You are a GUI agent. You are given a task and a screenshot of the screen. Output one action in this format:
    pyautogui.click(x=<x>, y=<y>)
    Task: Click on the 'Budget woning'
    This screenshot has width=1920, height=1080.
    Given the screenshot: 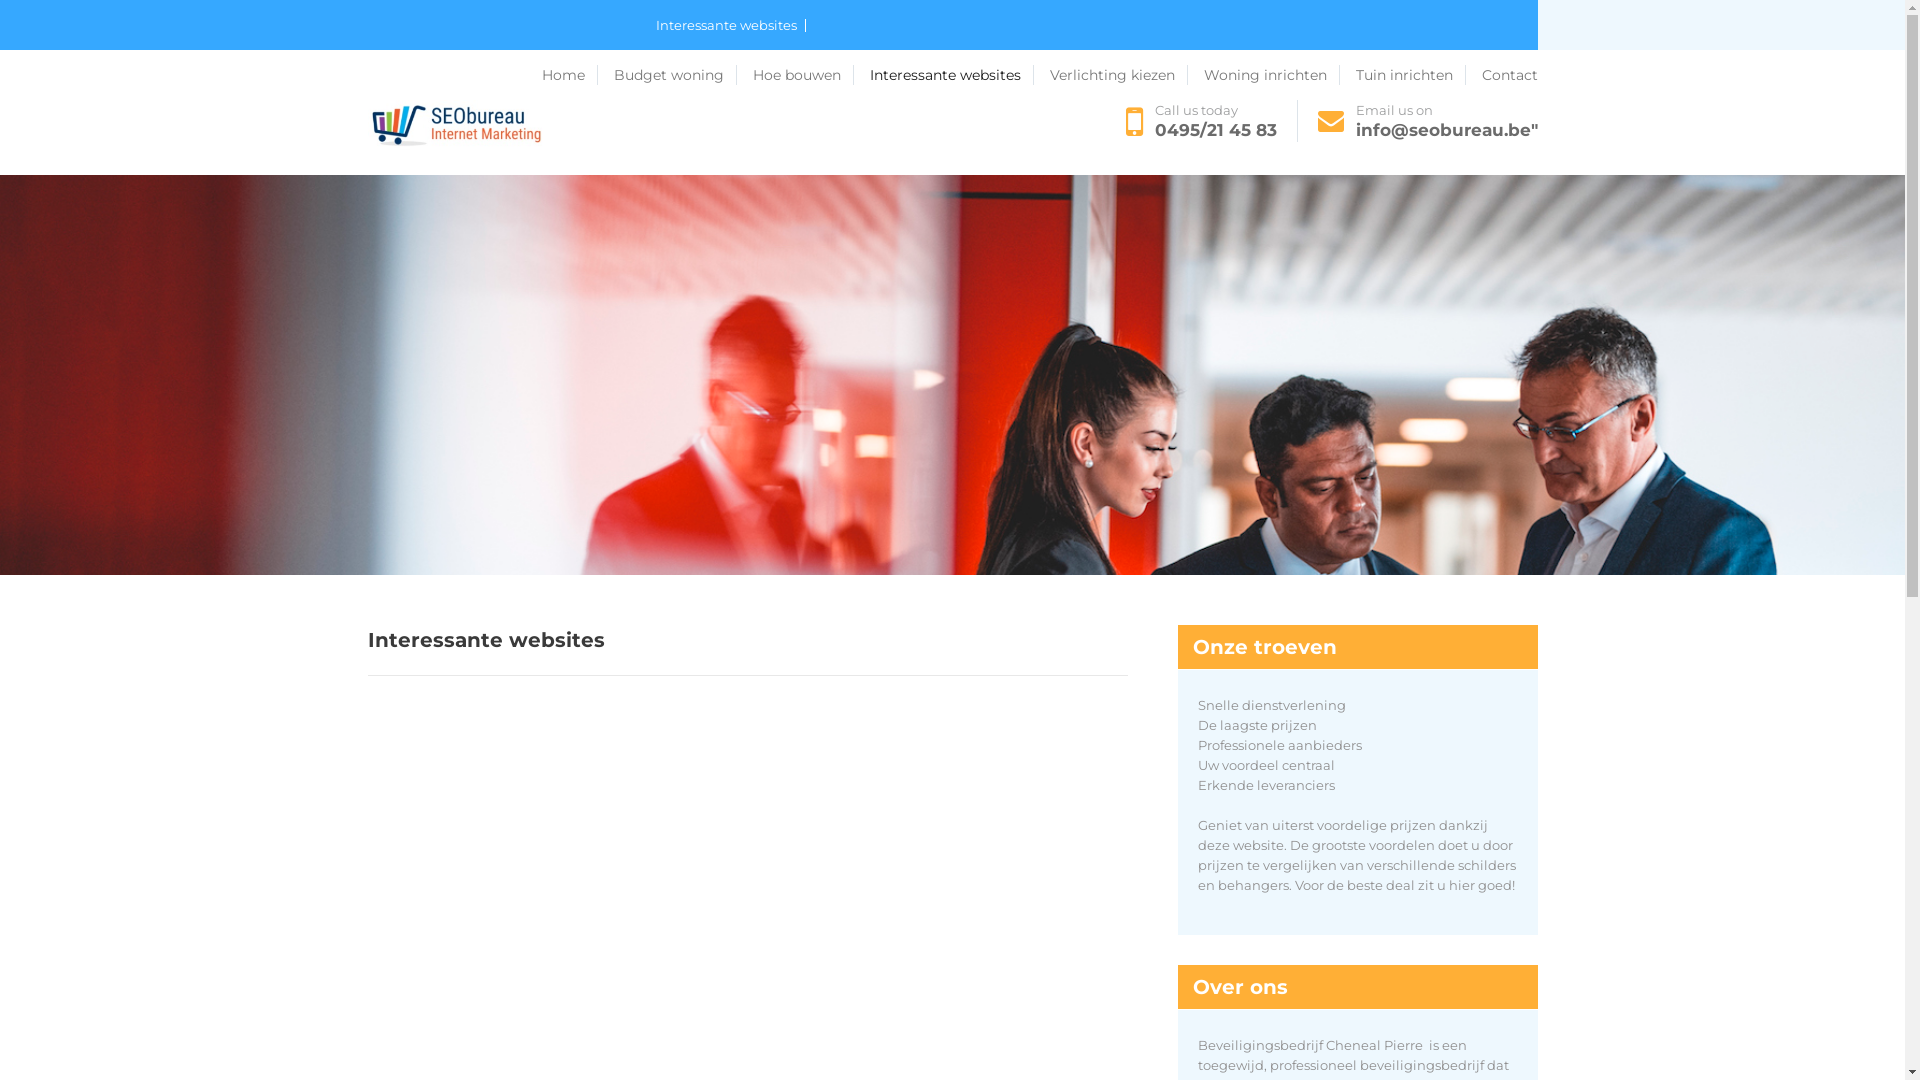 What is the action you would take?
    pyautogui.click(x=613, y=73)
    